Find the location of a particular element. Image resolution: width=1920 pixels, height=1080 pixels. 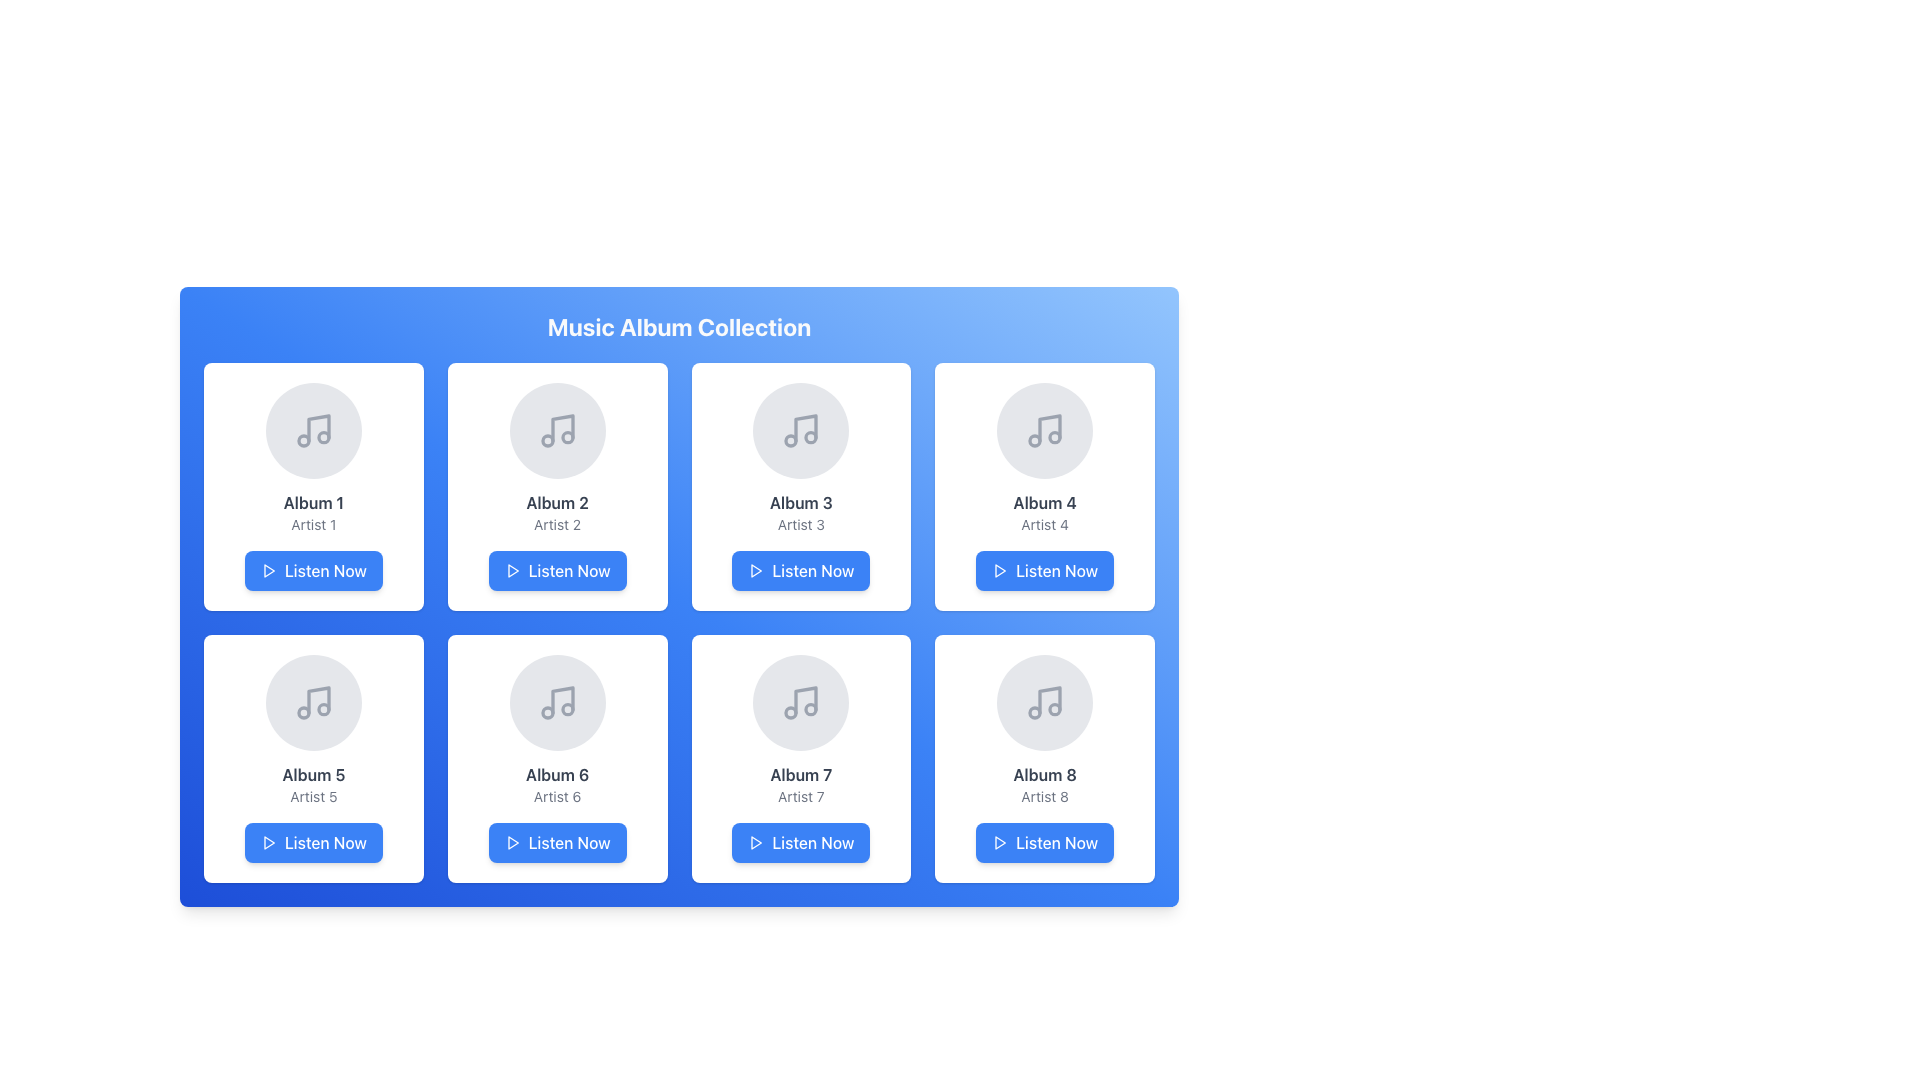

the second circle in the SVG graphics that enhances the visual appearance of the music note icon for Album 4 is located at coordinates (1054, 436).